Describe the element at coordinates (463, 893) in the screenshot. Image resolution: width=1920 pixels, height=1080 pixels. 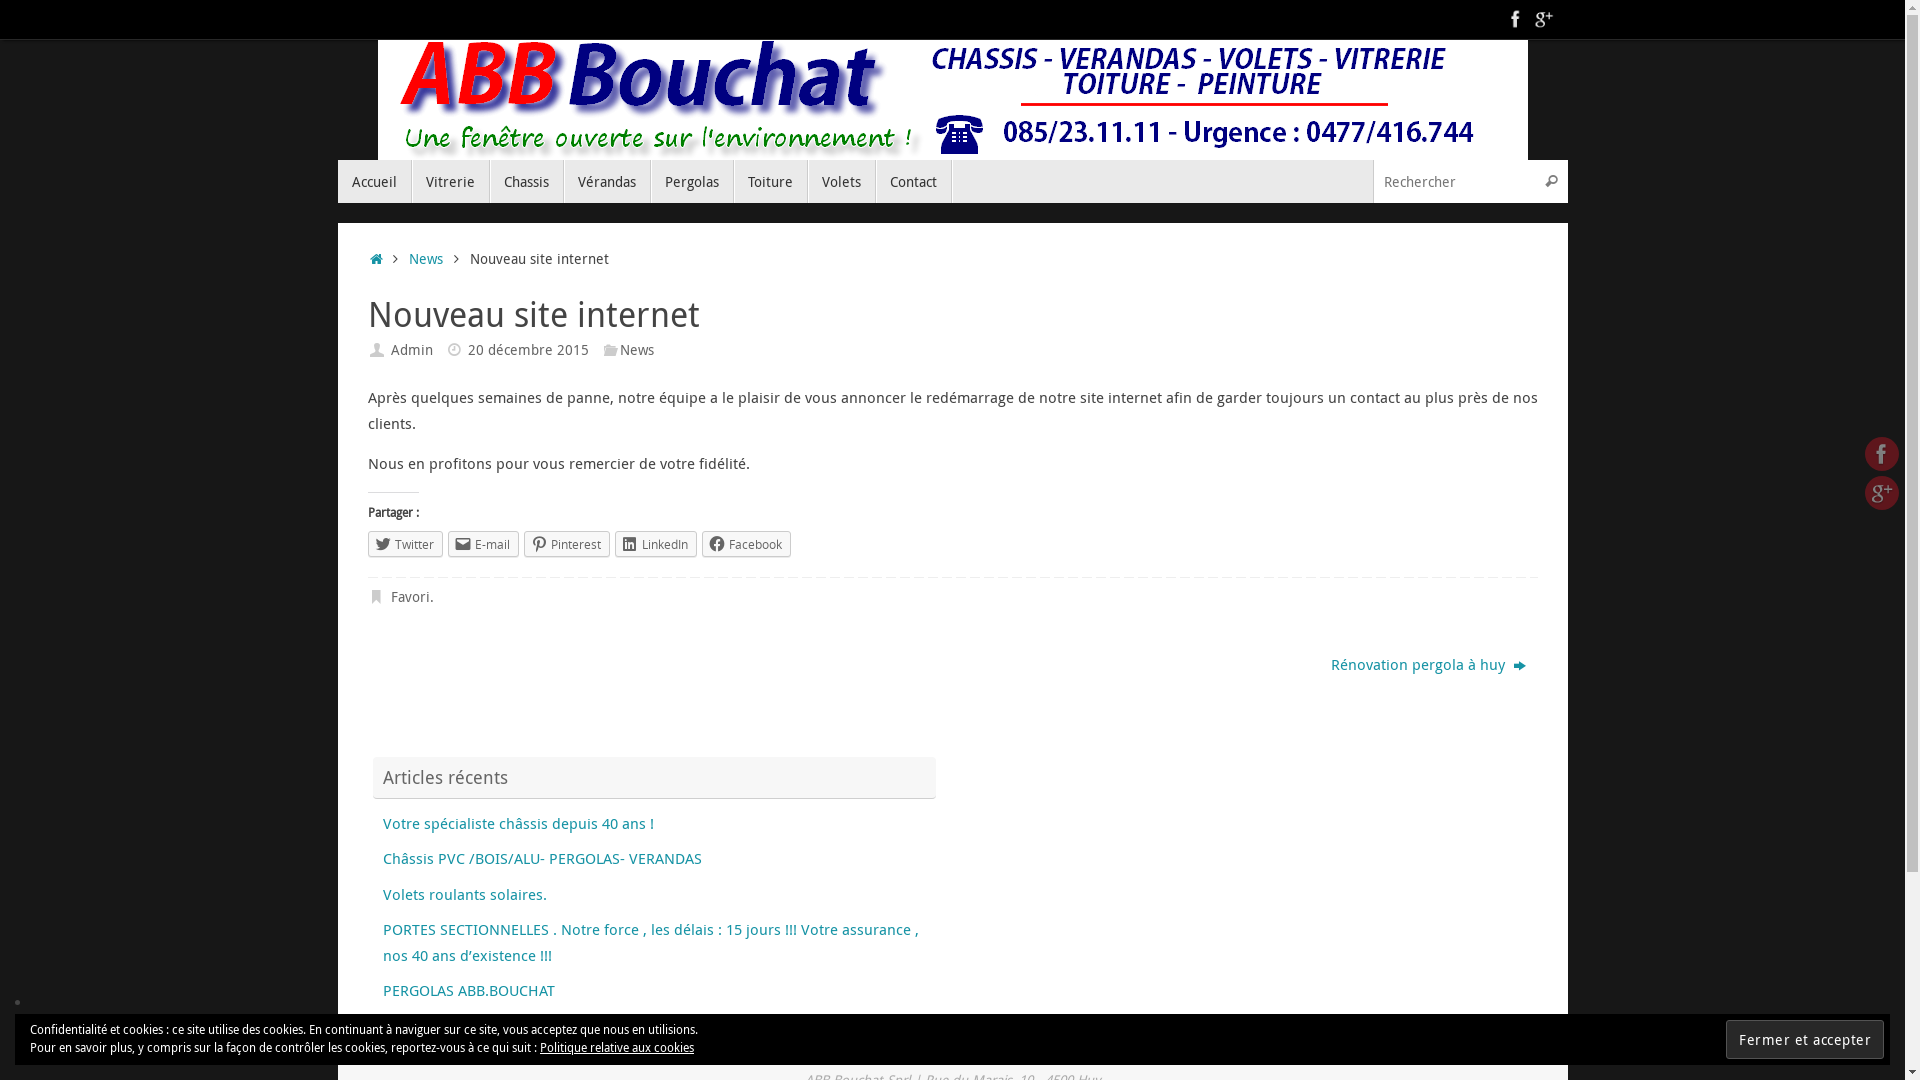
I see `'Volets roulants solaires.'` at that location.